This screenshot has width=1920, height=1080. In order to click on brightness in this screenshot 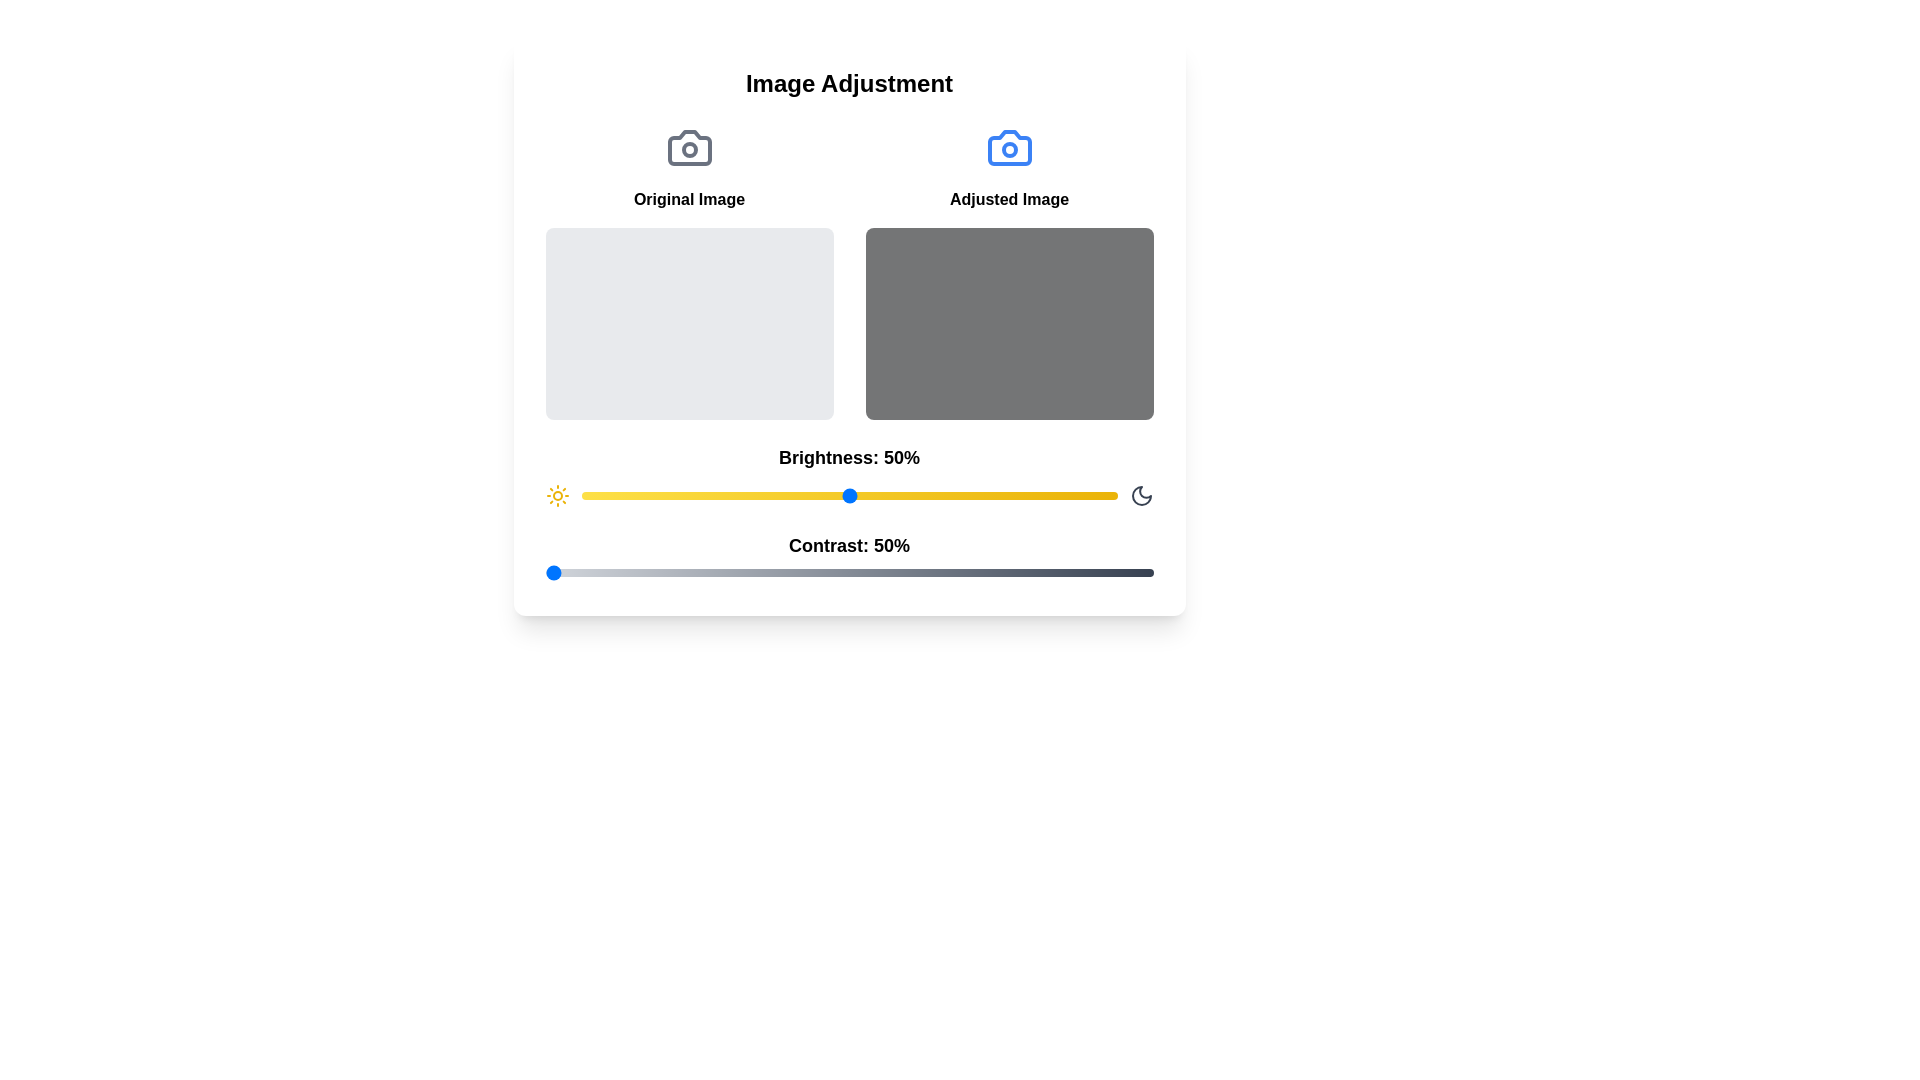, I will do `click(918, 495)`.